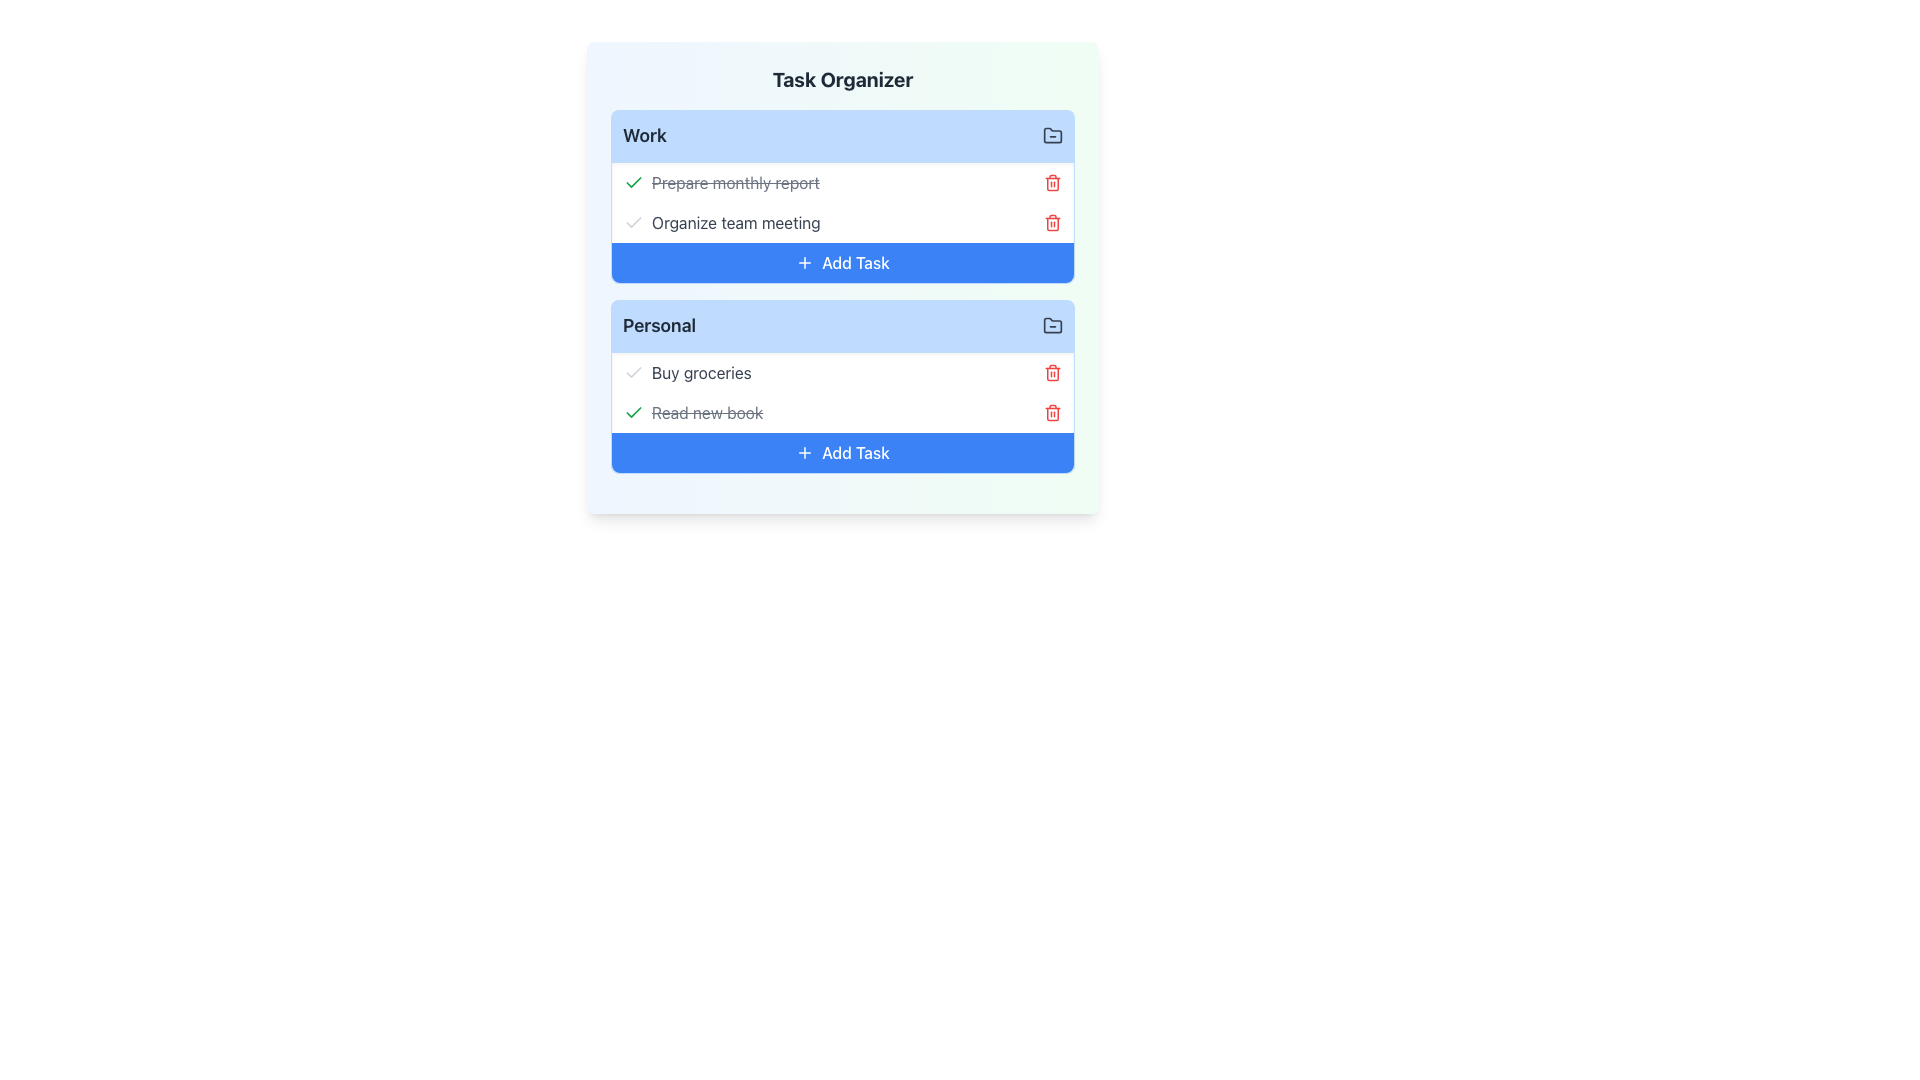  Describe the element at coordinates (720, 182) in the screenshot. I see `the text label 'Prepare monthly report' with a strikethrough and a green checkmark icon` at that location.